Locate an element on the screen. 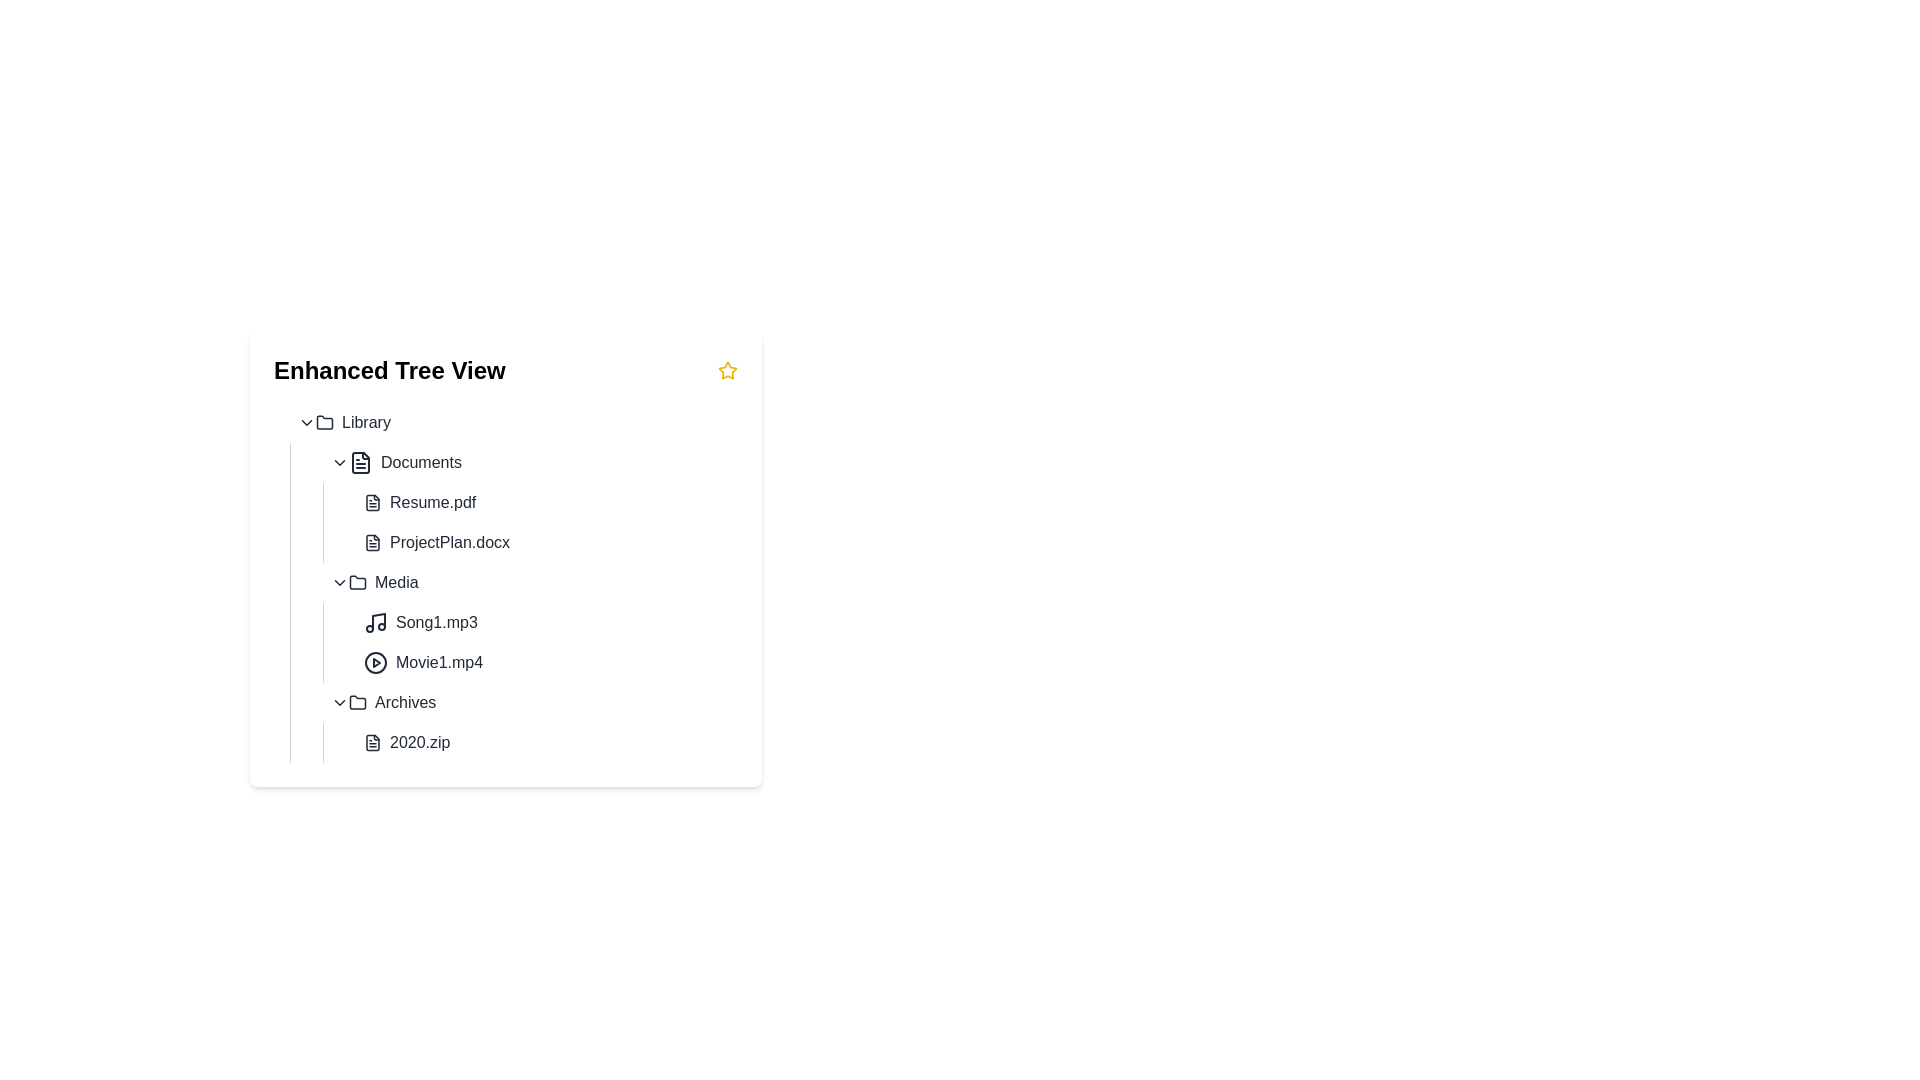  the decorative SVG-based folder icon that indicates the 'Archives' section in the tree structure is located at coordinates (358, 701).